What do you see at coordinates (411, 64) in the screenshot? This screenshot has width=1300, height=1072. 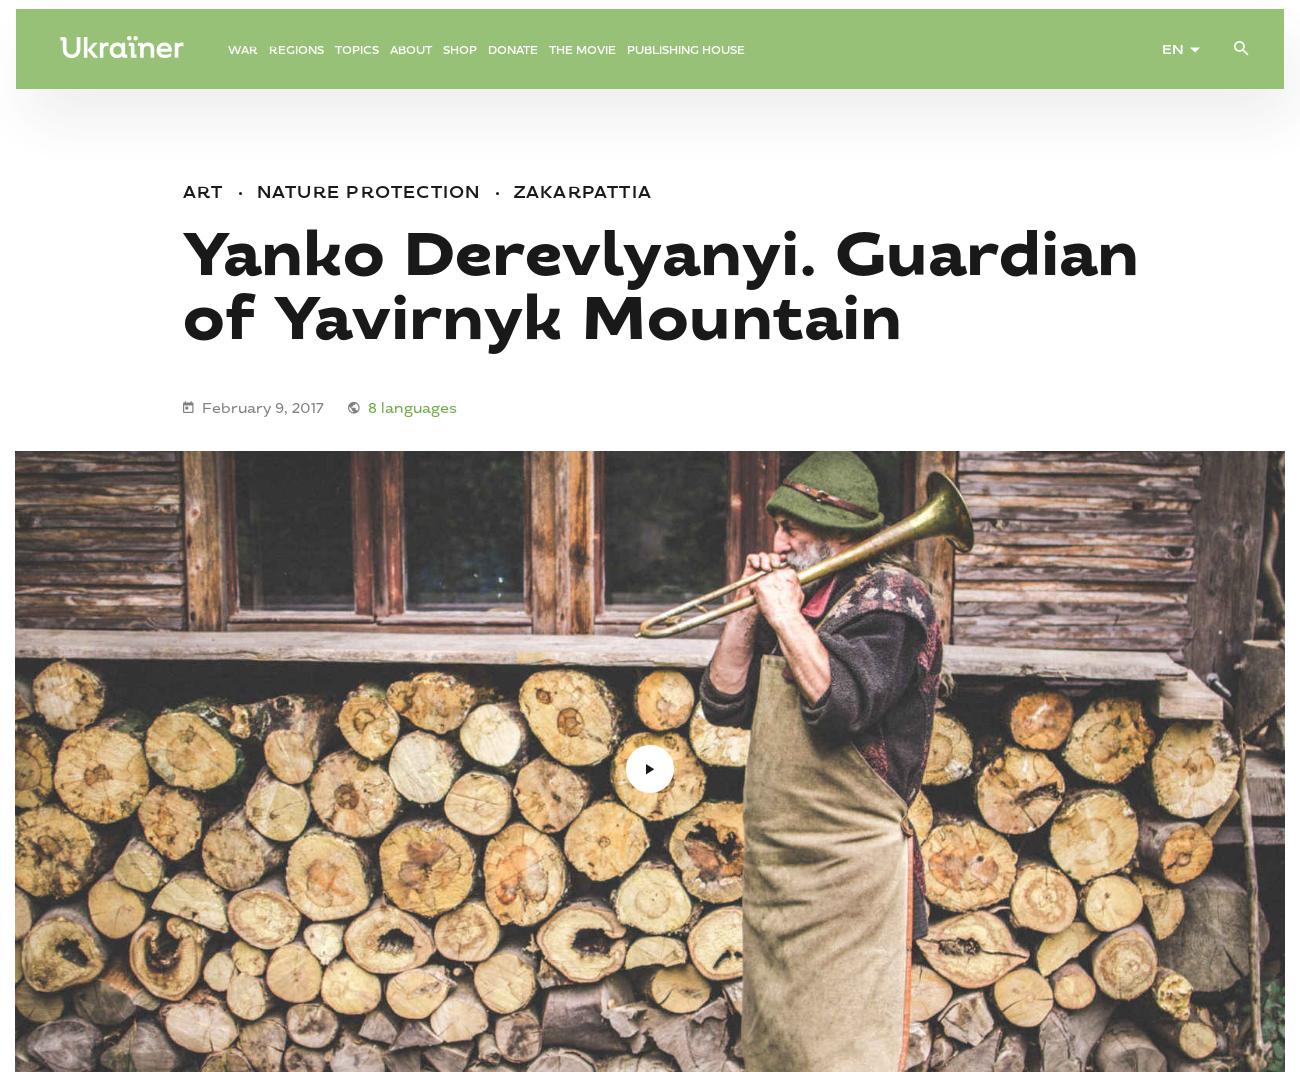 I see `'About'` at bounding box center [411, 64].